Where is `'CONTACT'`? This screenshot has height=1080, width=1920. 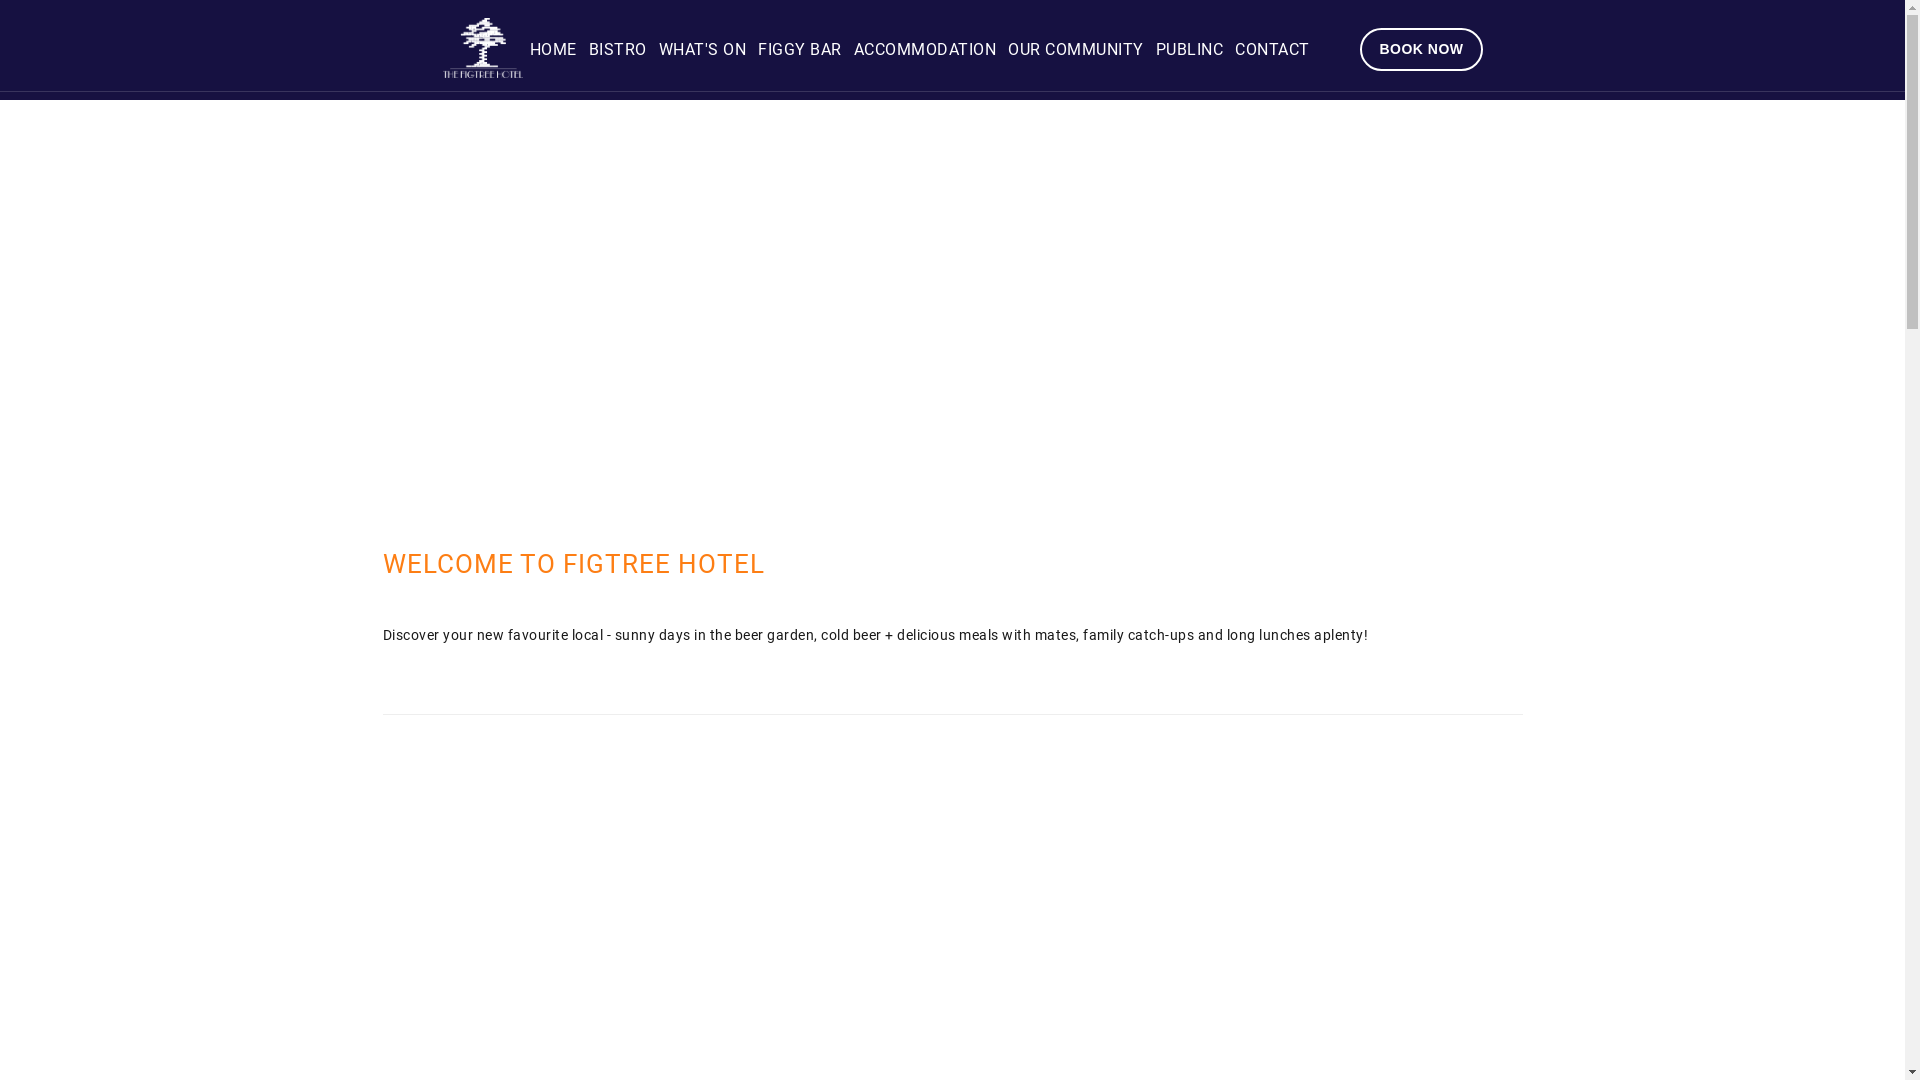 'CONTACT' is located at coordinates (1271, 49).